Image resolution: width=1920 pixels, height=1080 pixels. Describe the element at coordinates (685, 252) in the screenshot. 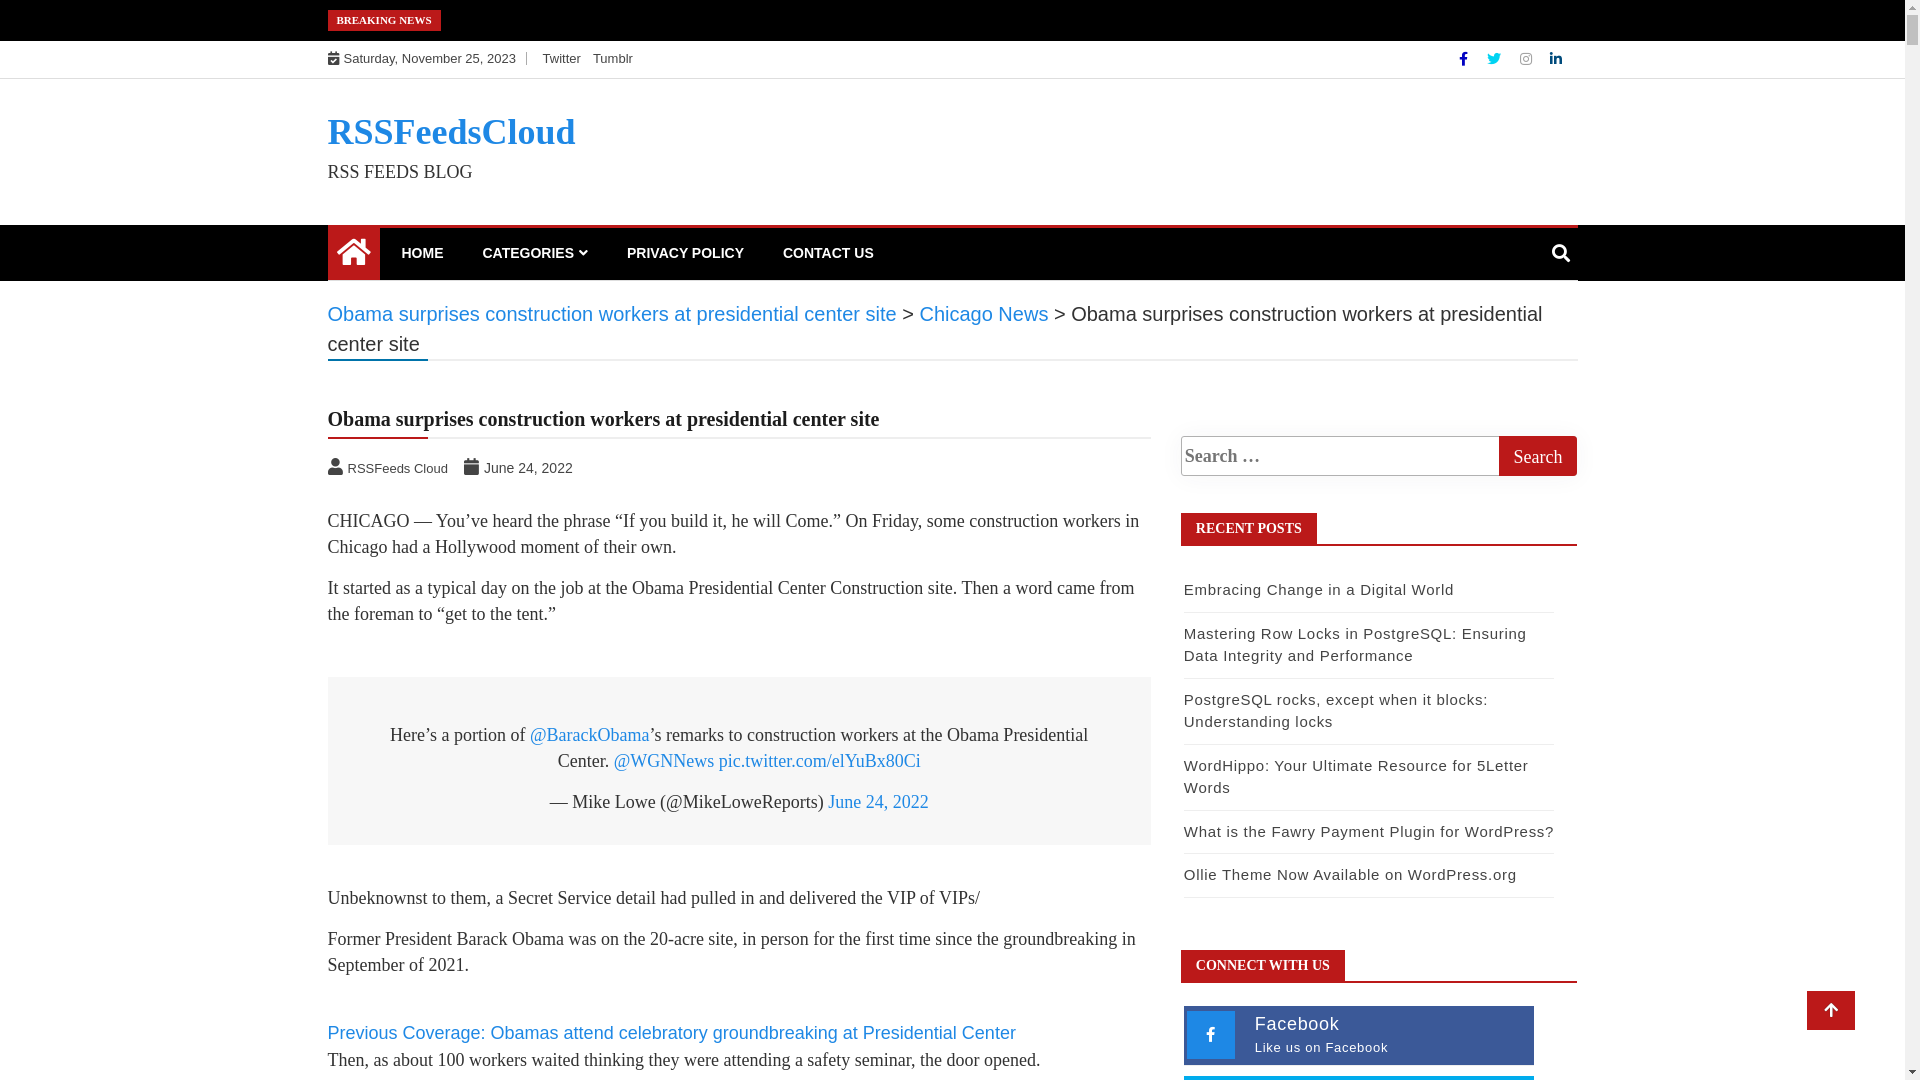

I see `'PRIVACY POLICY'` at that location.